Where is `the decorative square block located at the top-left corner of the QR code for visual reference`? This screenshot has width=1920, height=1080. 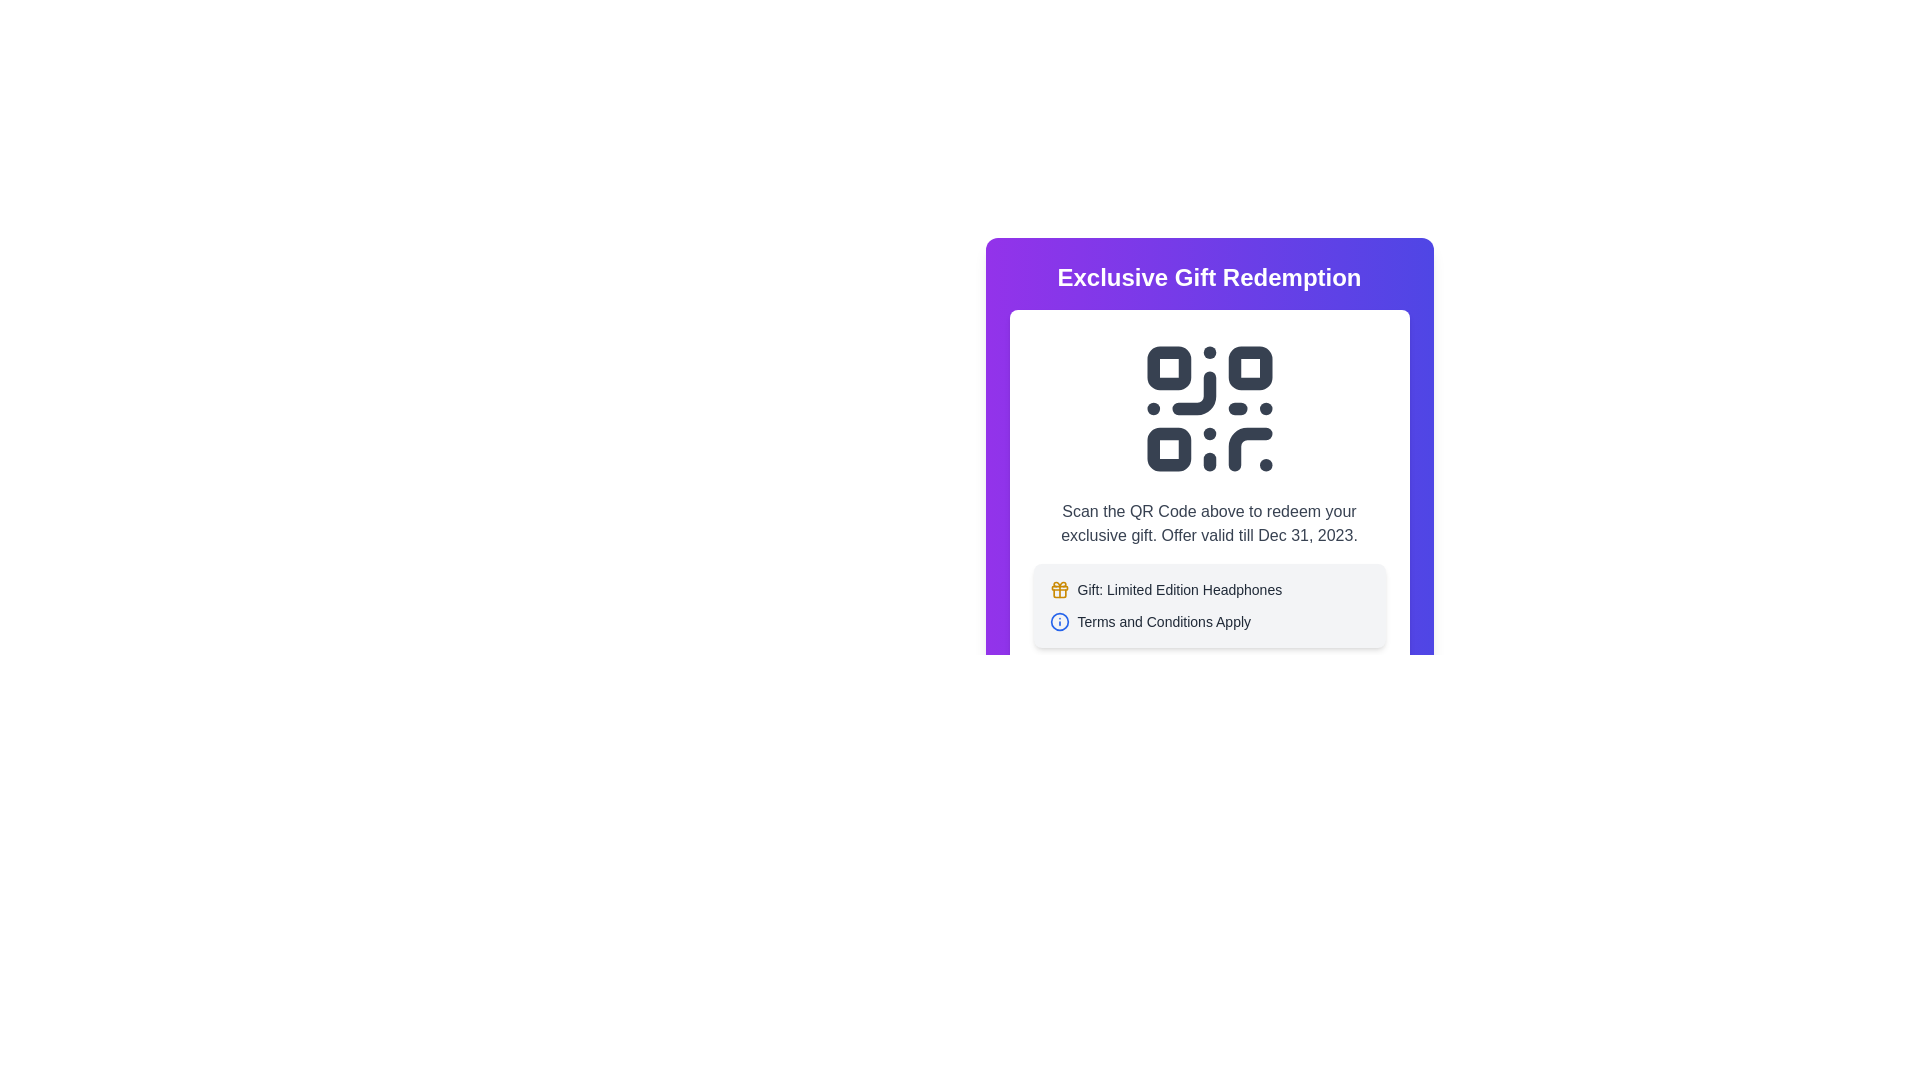
the decorative square block located at the top-left corner of the QR code for visual reference is located at coordinates (1168, 368).